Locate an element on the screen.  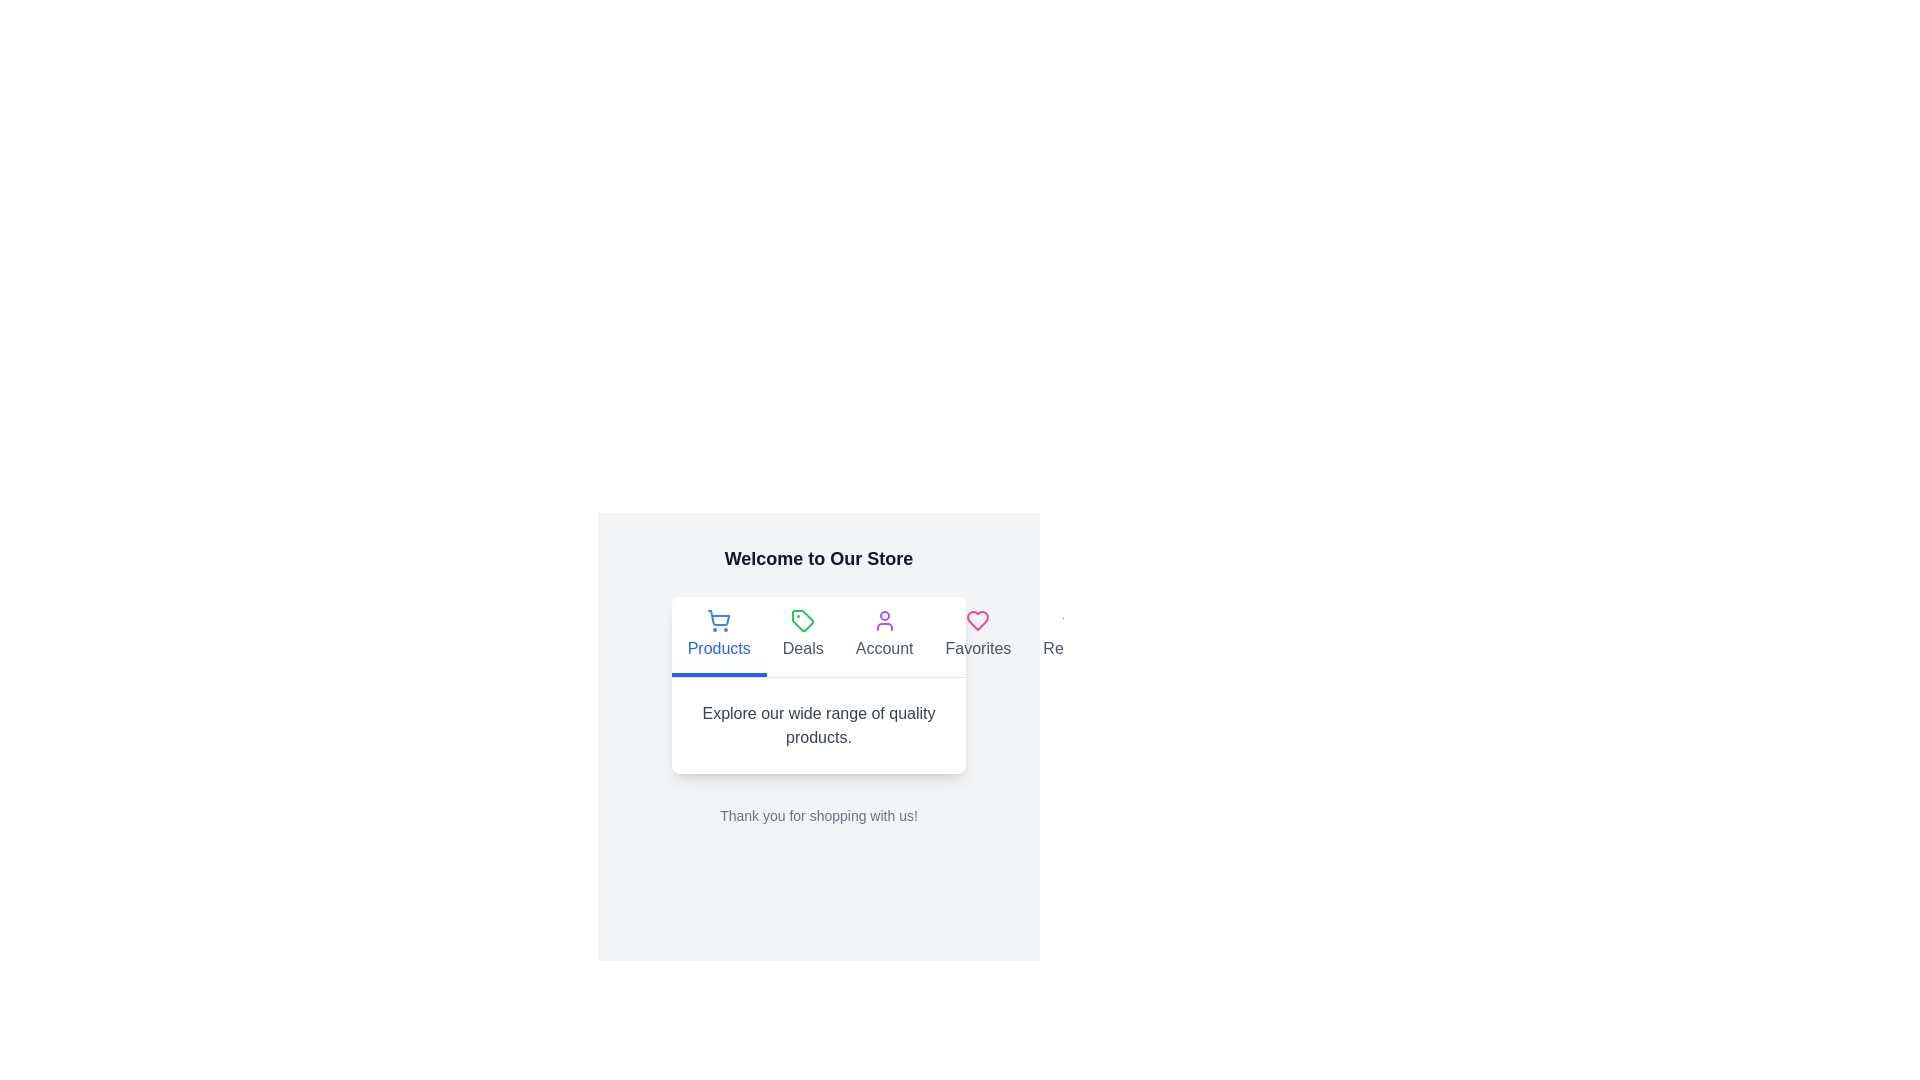
the 'Favorites' navigation tab, which is represented by a pink heart icon and is the fourth item is located at coordinates (978, 635).